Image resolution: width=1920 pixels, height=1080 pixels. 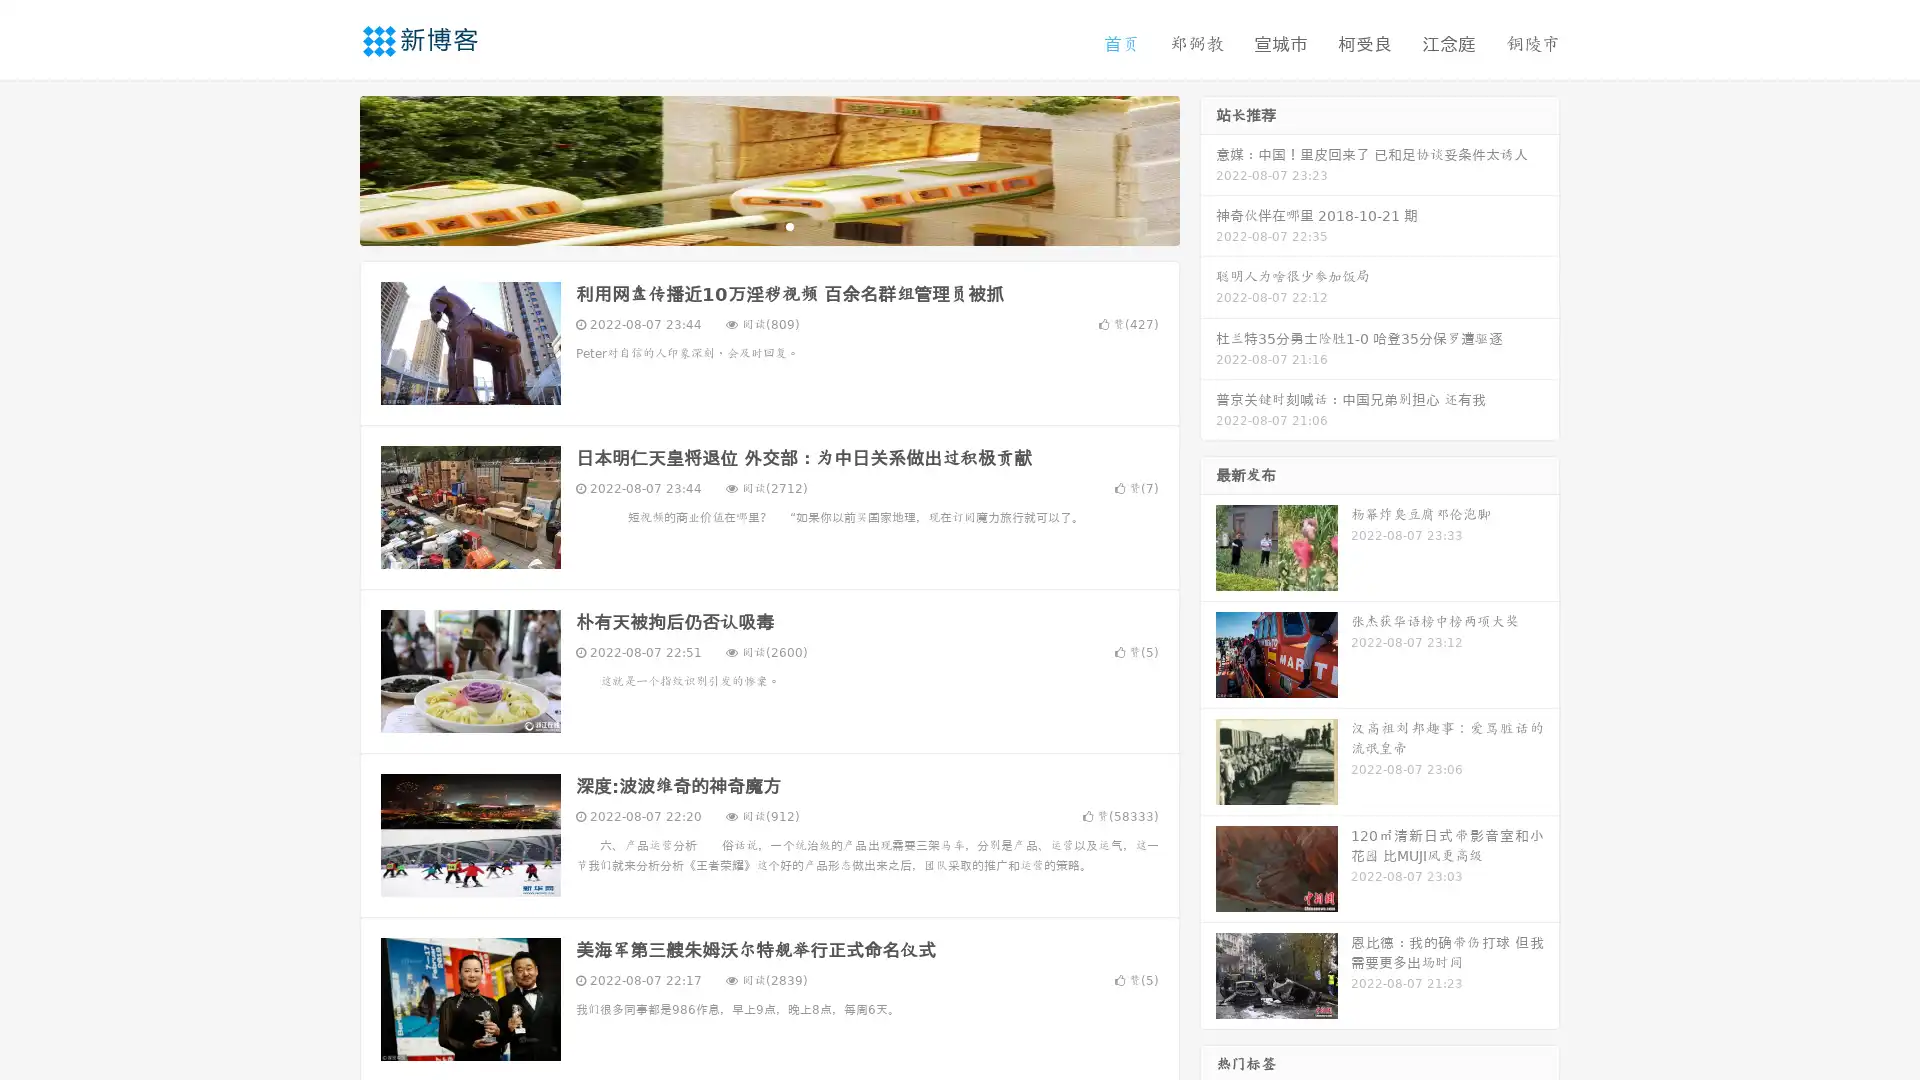 What do you see at coordinates (748, 225) in the screenshot?
I see `Go to slide 1` at bounding box center [748, 225].